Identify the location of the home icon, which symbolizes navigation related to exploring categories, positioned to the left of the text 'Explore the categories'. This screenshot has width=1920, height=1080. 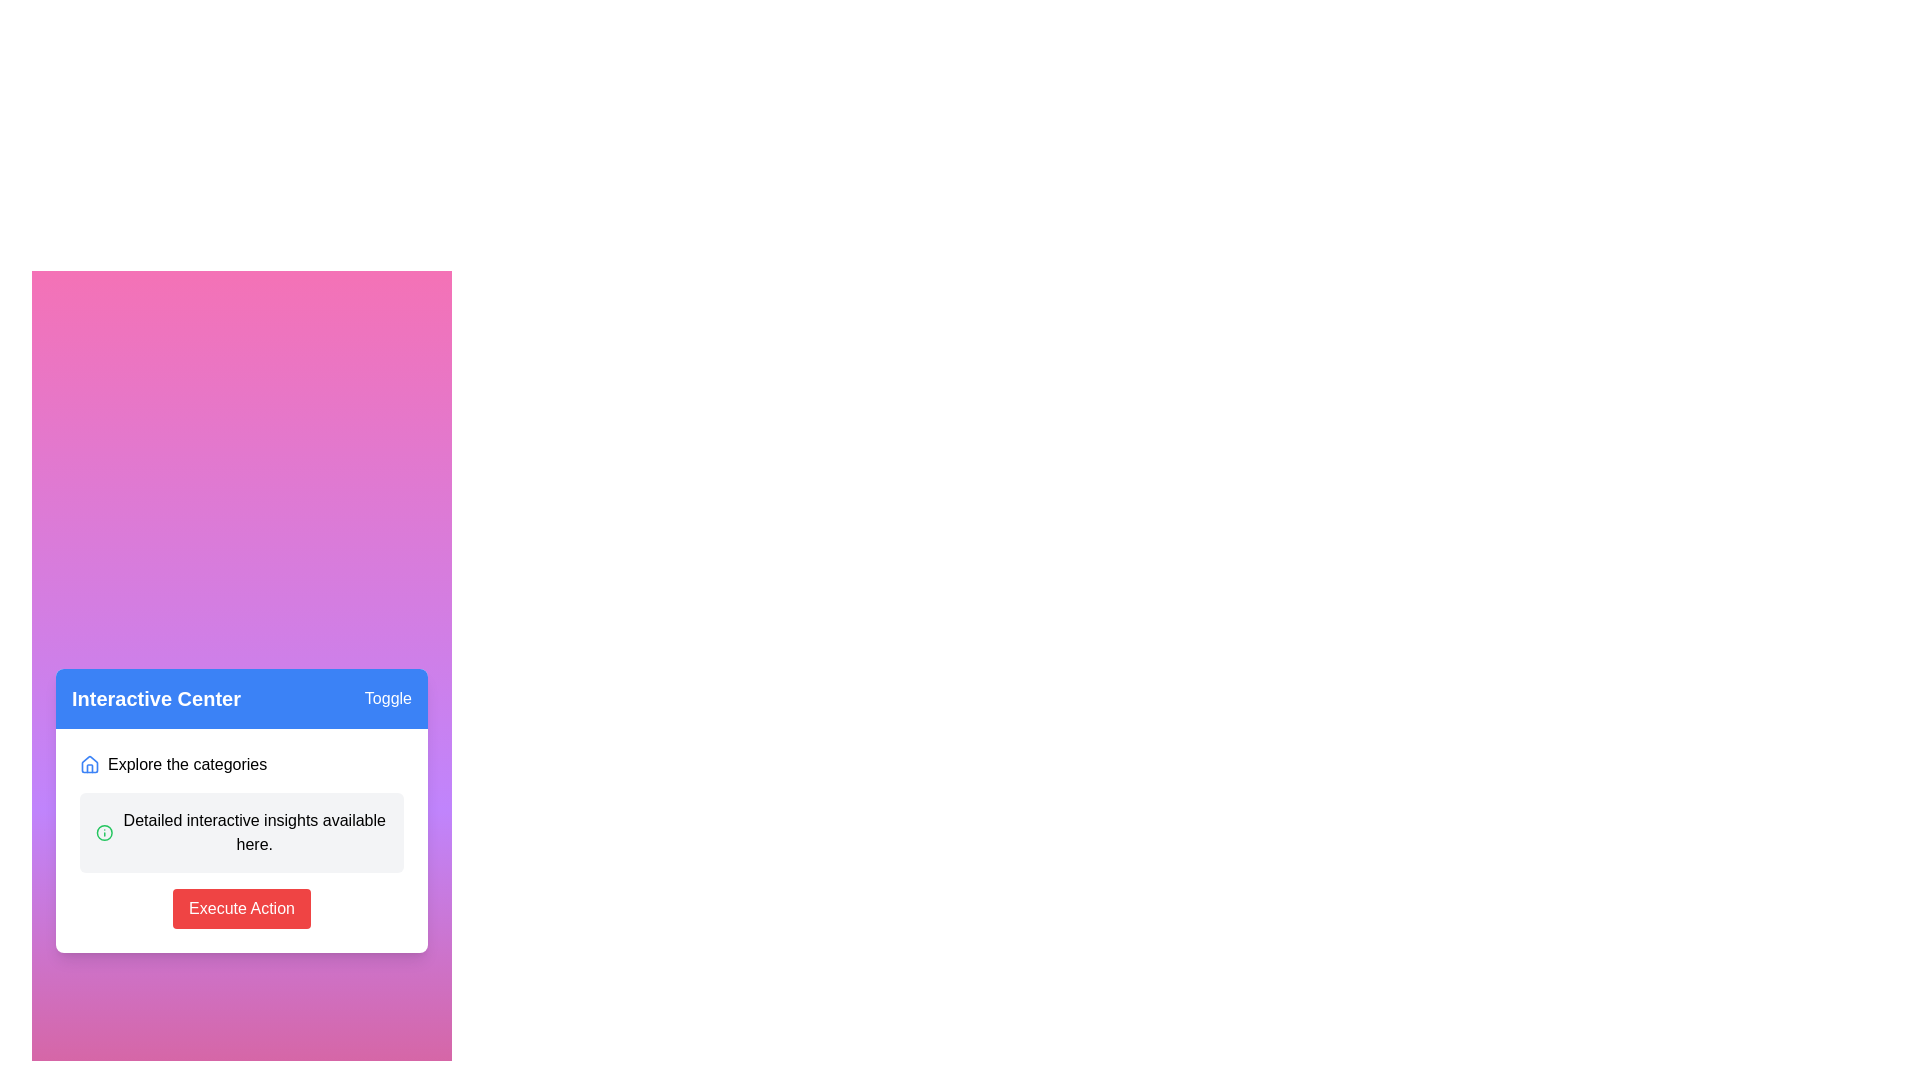
(89, 764).